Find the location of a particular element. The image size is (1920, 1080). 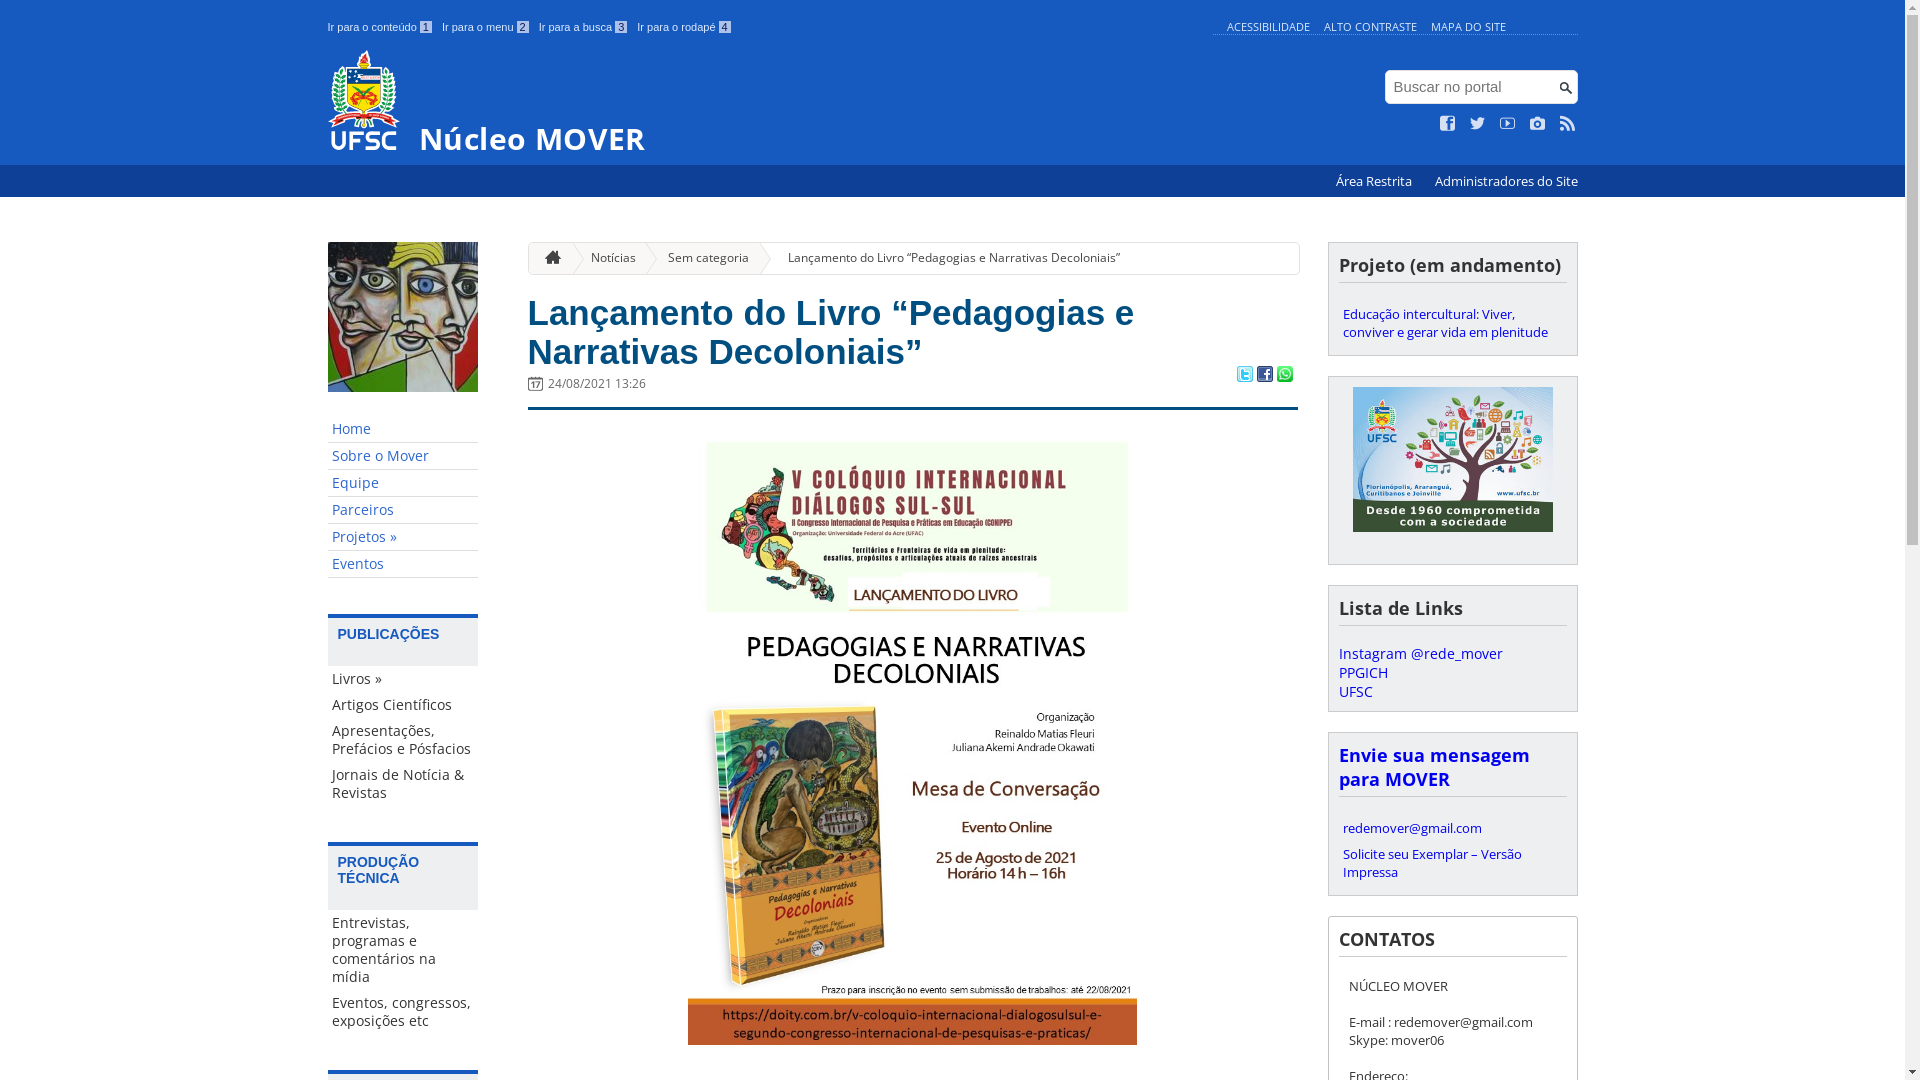

'Sem categoria' is located at coordinates (700, 257).